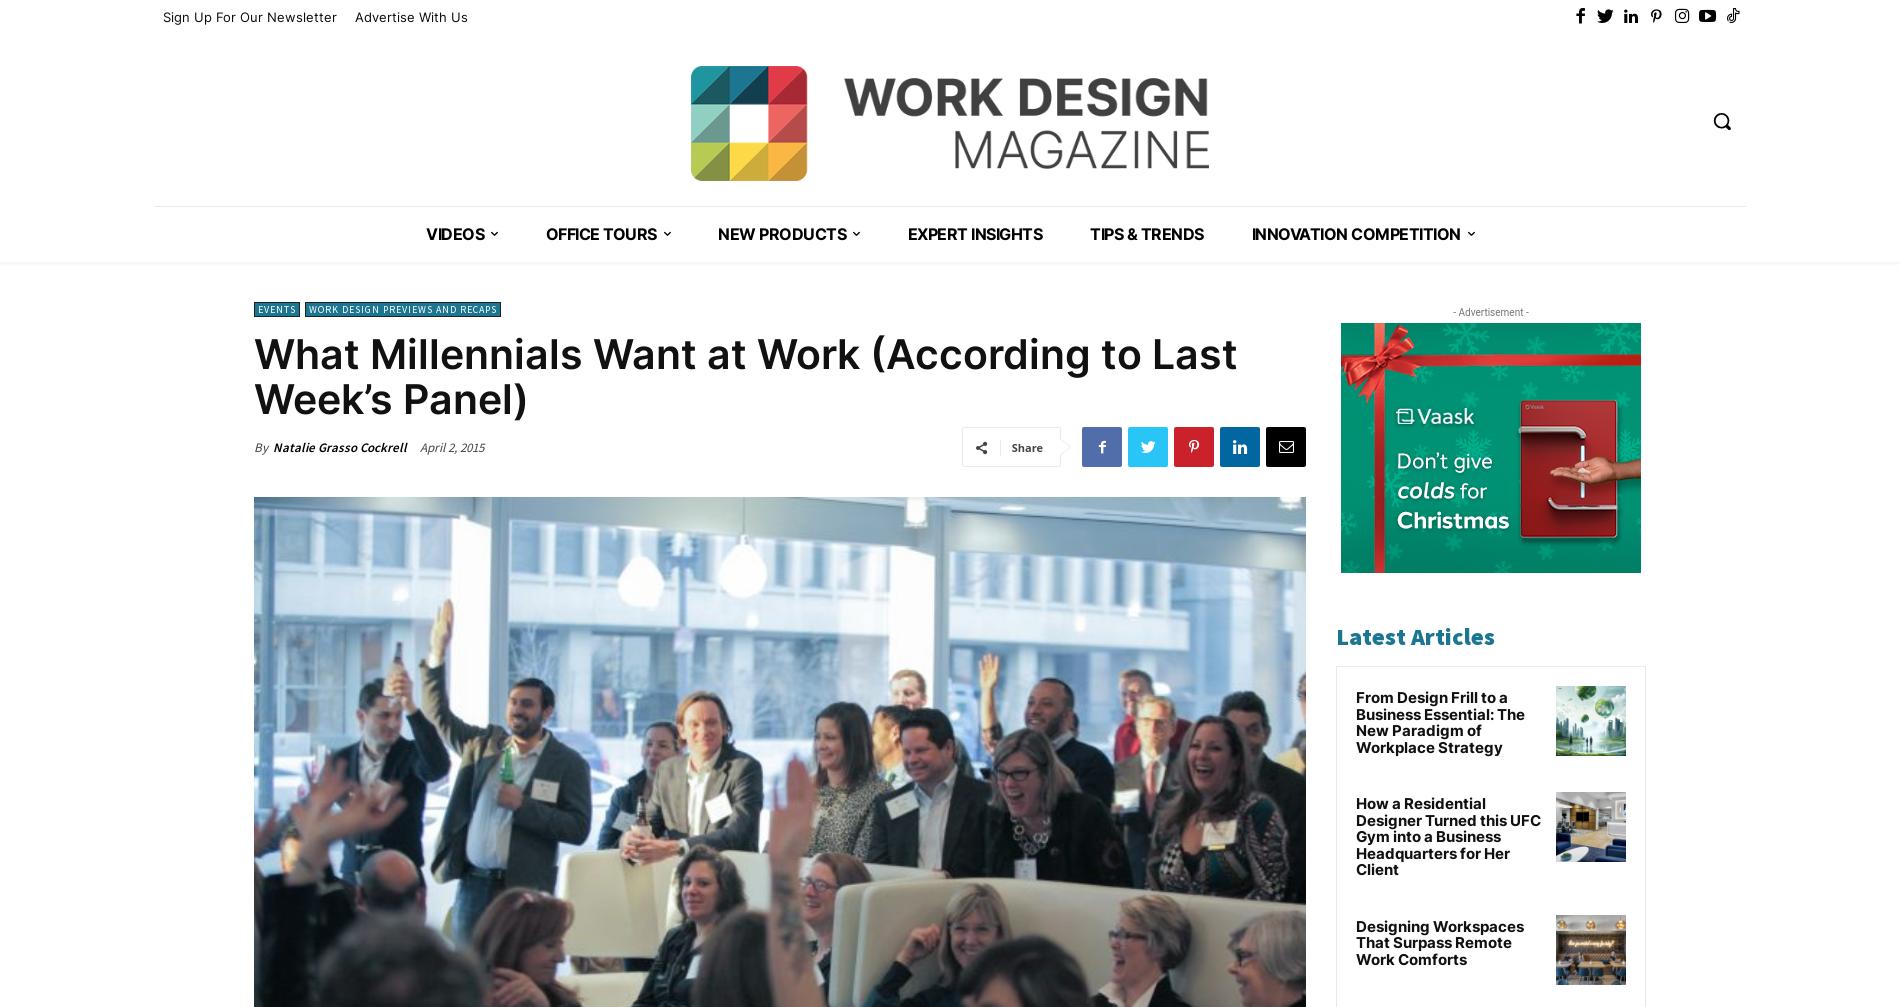  Describe the element at coordinates (410, 17) in the screenshot. I see `'Advertise With Us'` at that location.